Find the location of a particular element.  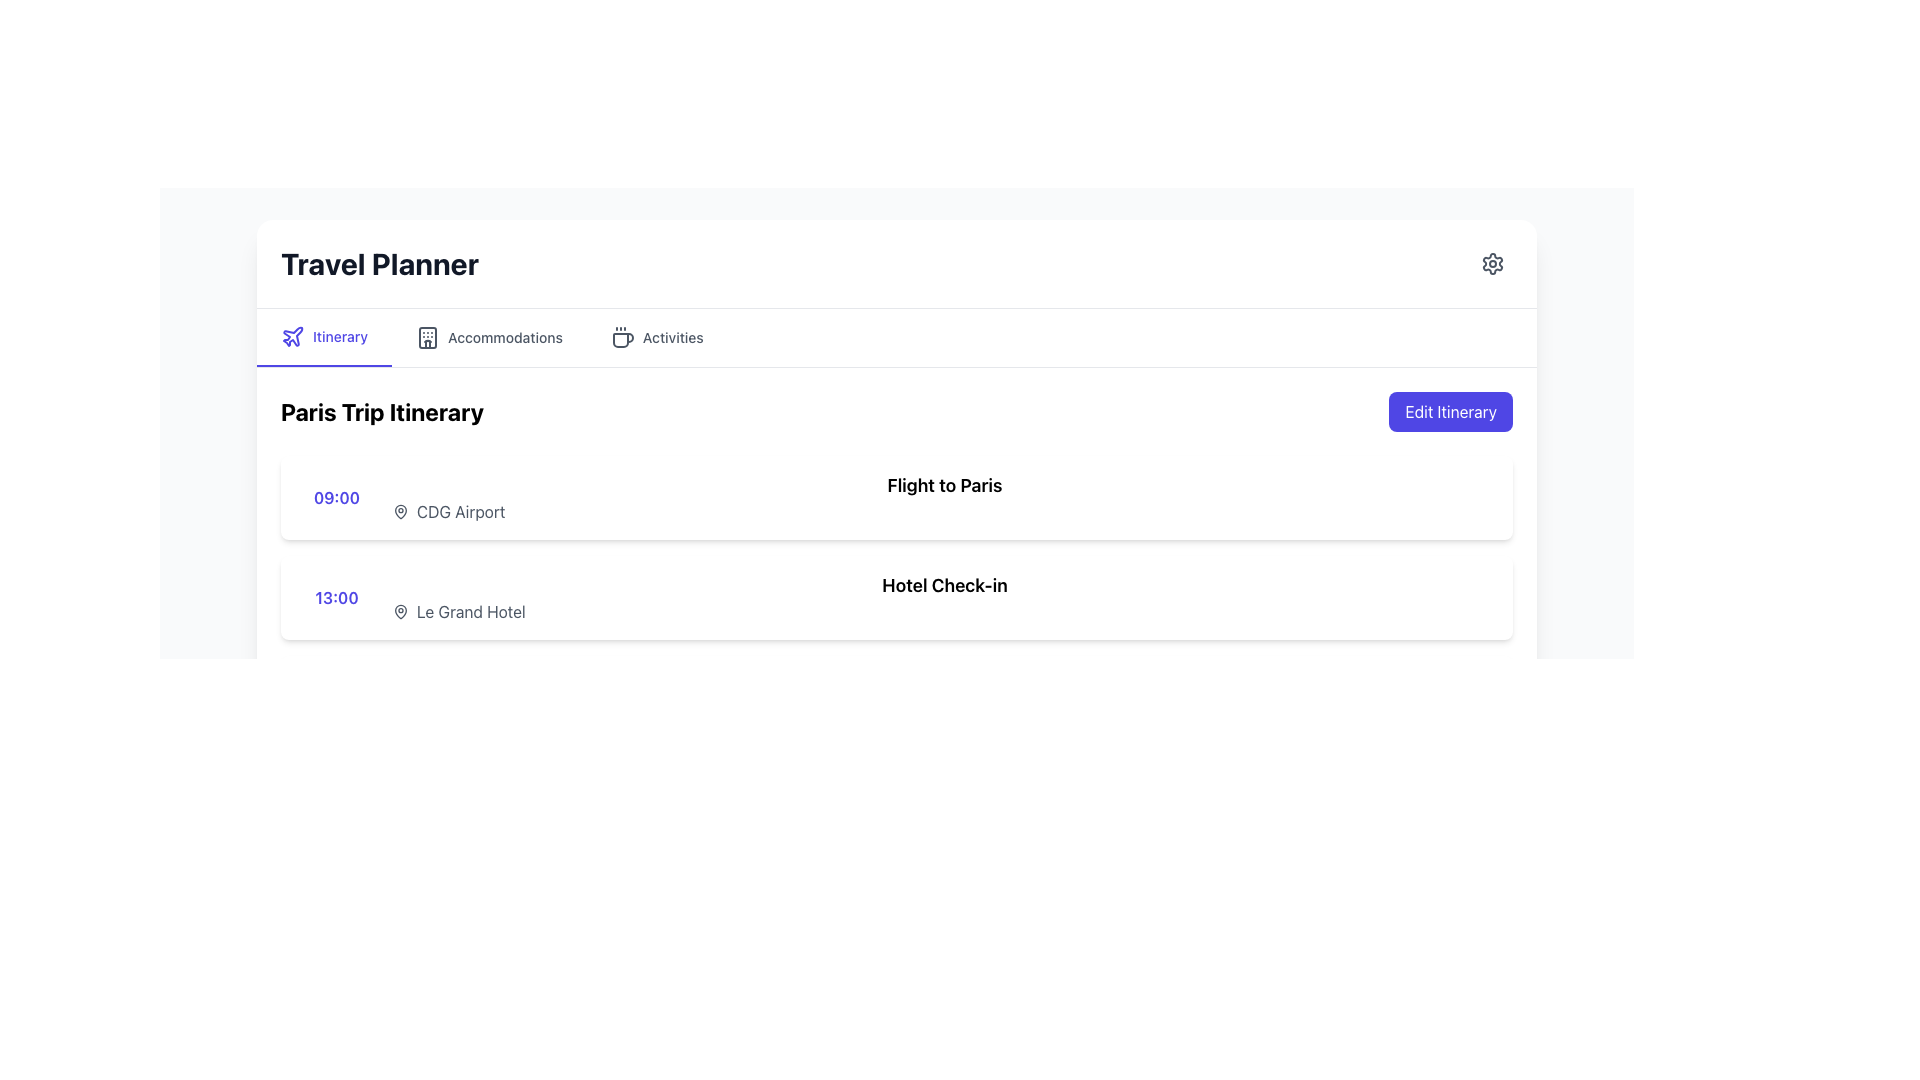

the 'Accommodations' button located in the horizontal navigation bar, positioned between 'Itinerary' and 'Activities' is located at coordinates (489, 337).